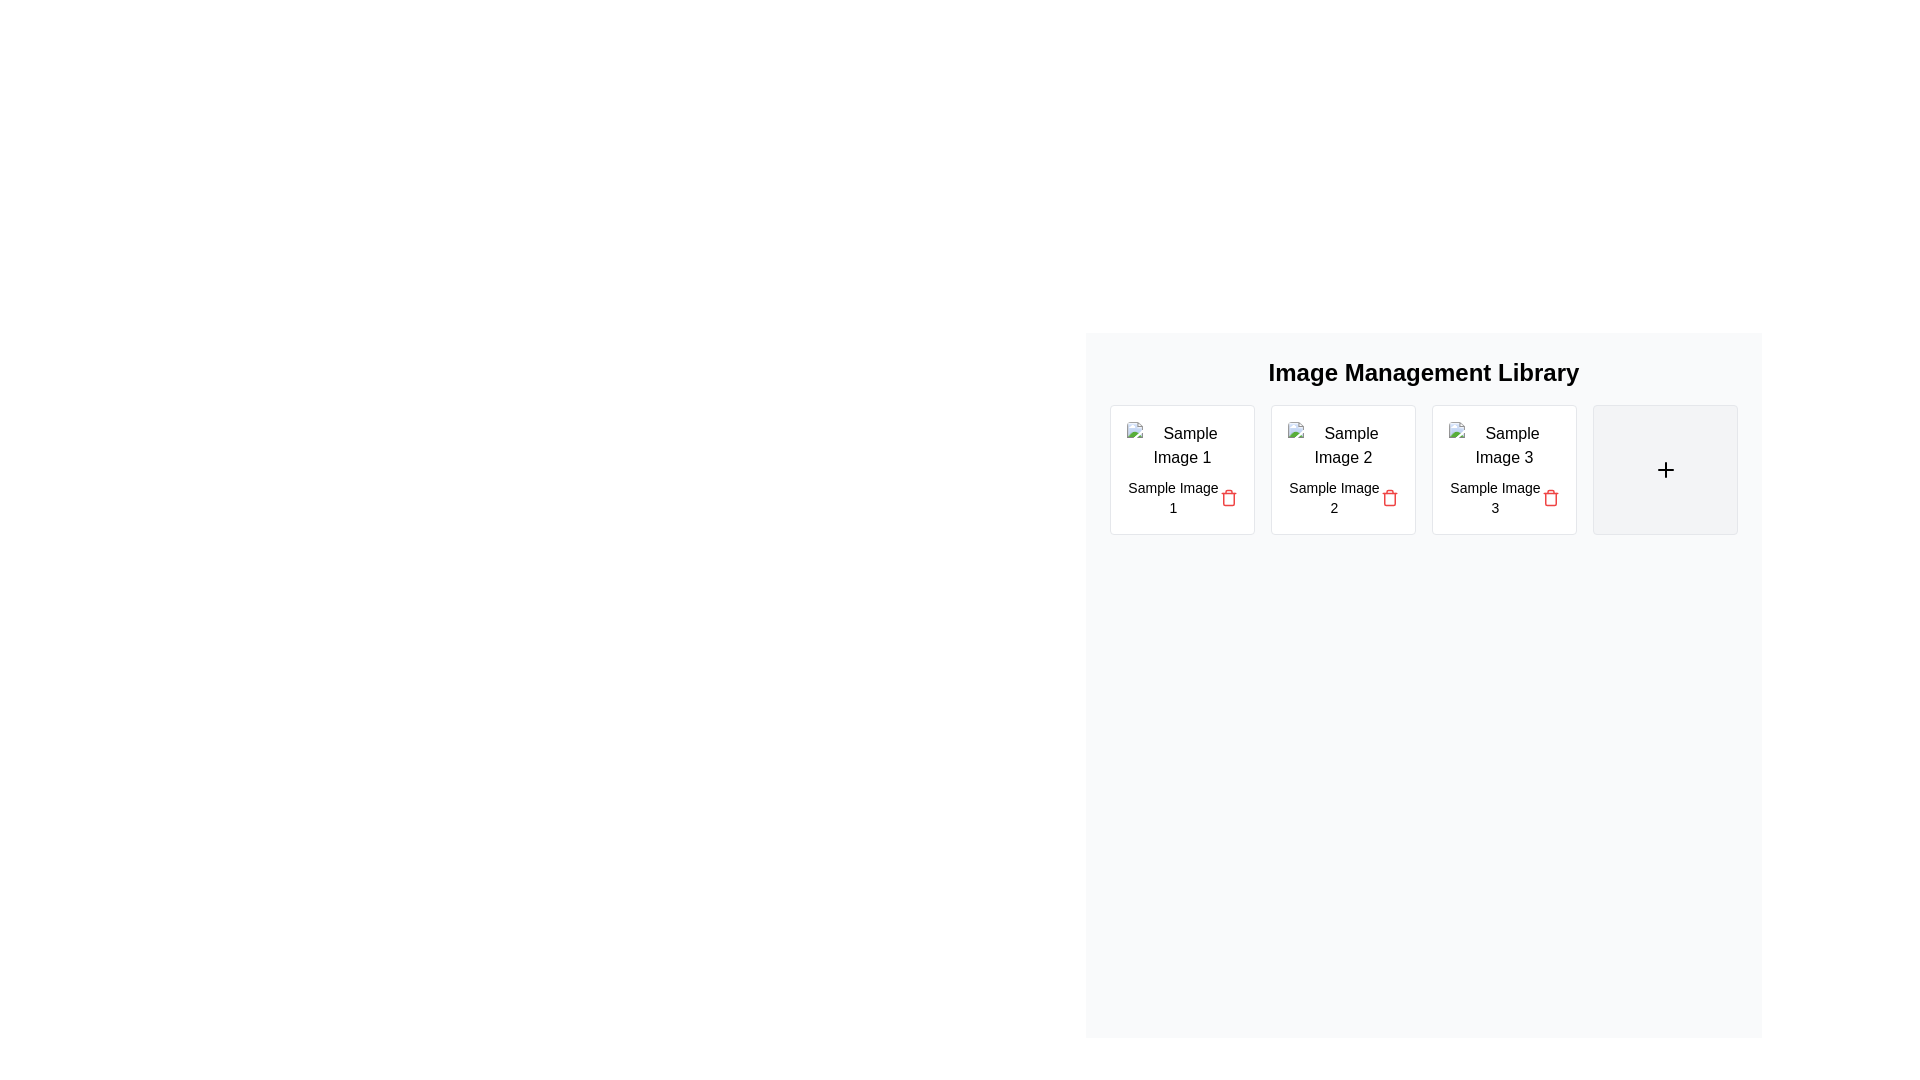 Image resolution: width=1920 pixels, height=1080 pixels. I want to click on the image thumbnail located in the upper portion of the second card, so click(1343, 445).